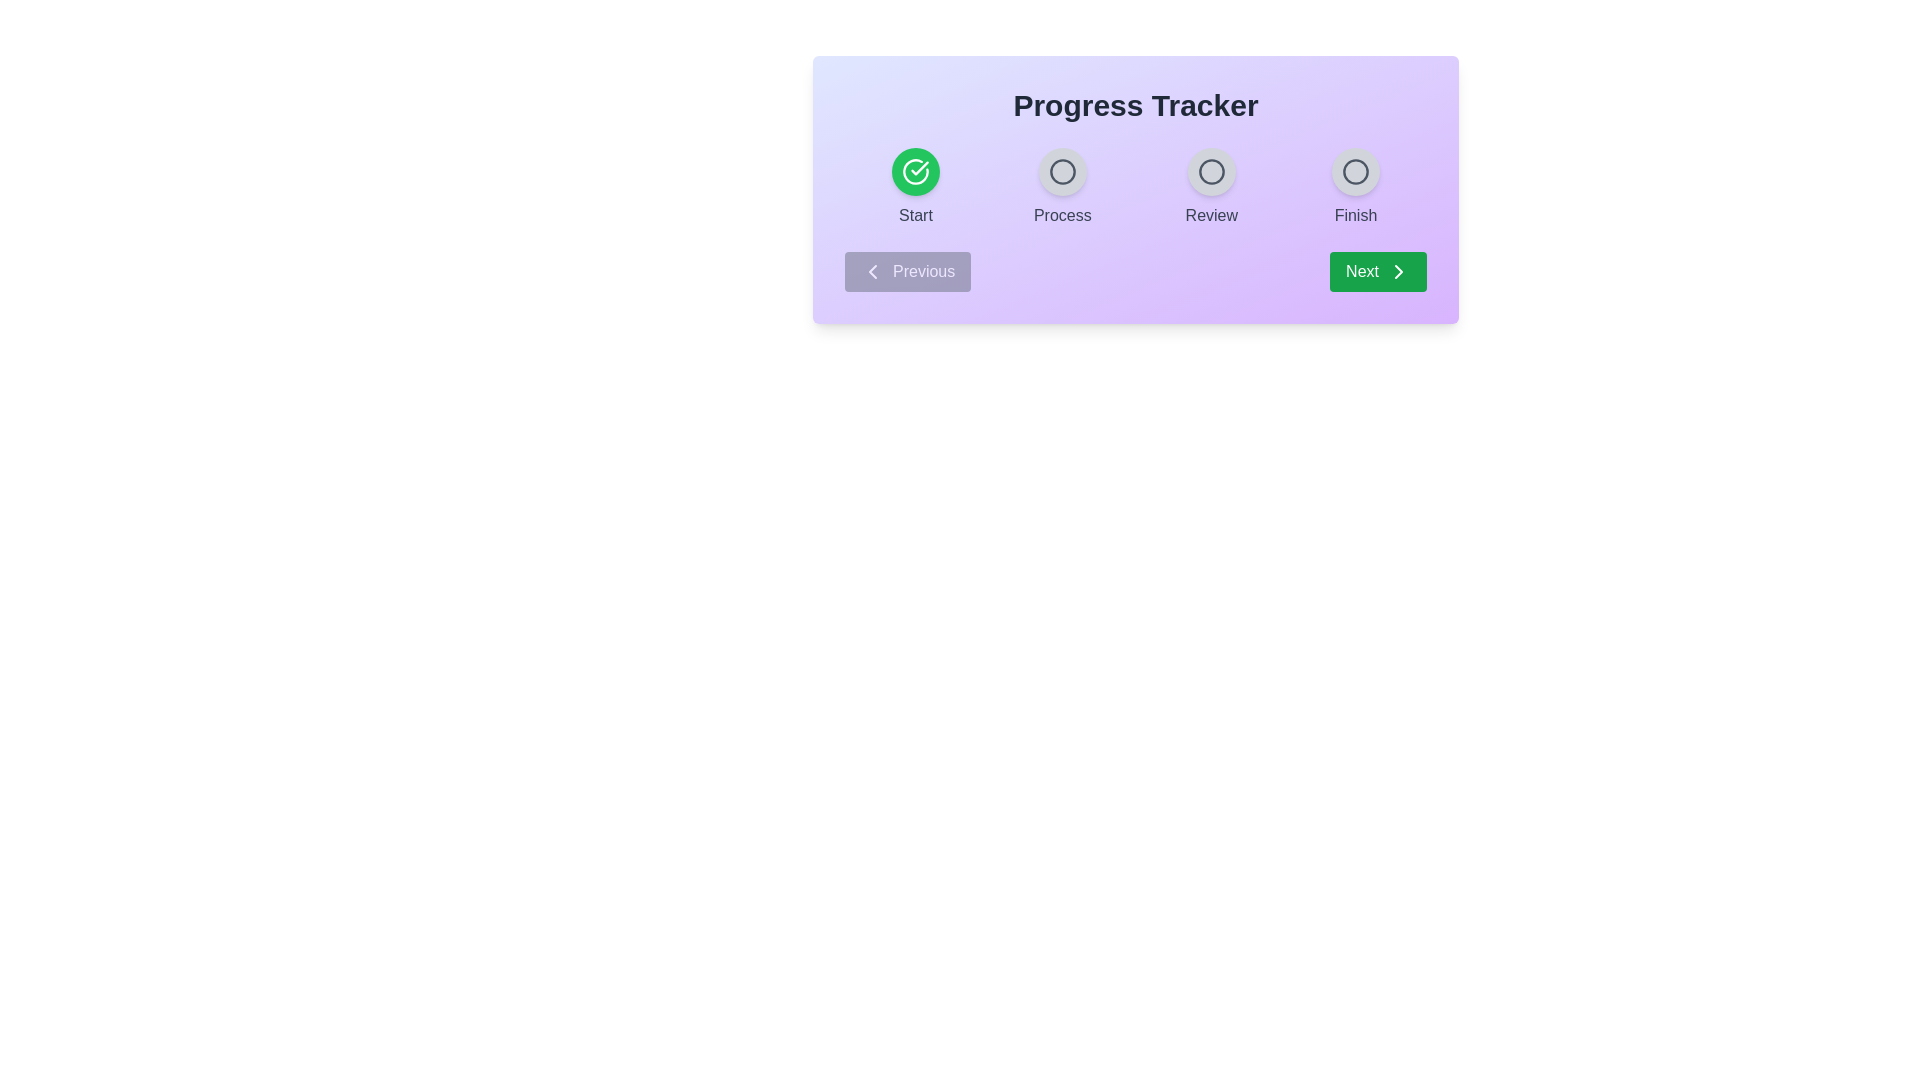  I want to click on the inner checkmark graphic inside the green circular 'Start' icon, indicating the completion of the 'Start' step in the progress tracker, so click(919, 167).